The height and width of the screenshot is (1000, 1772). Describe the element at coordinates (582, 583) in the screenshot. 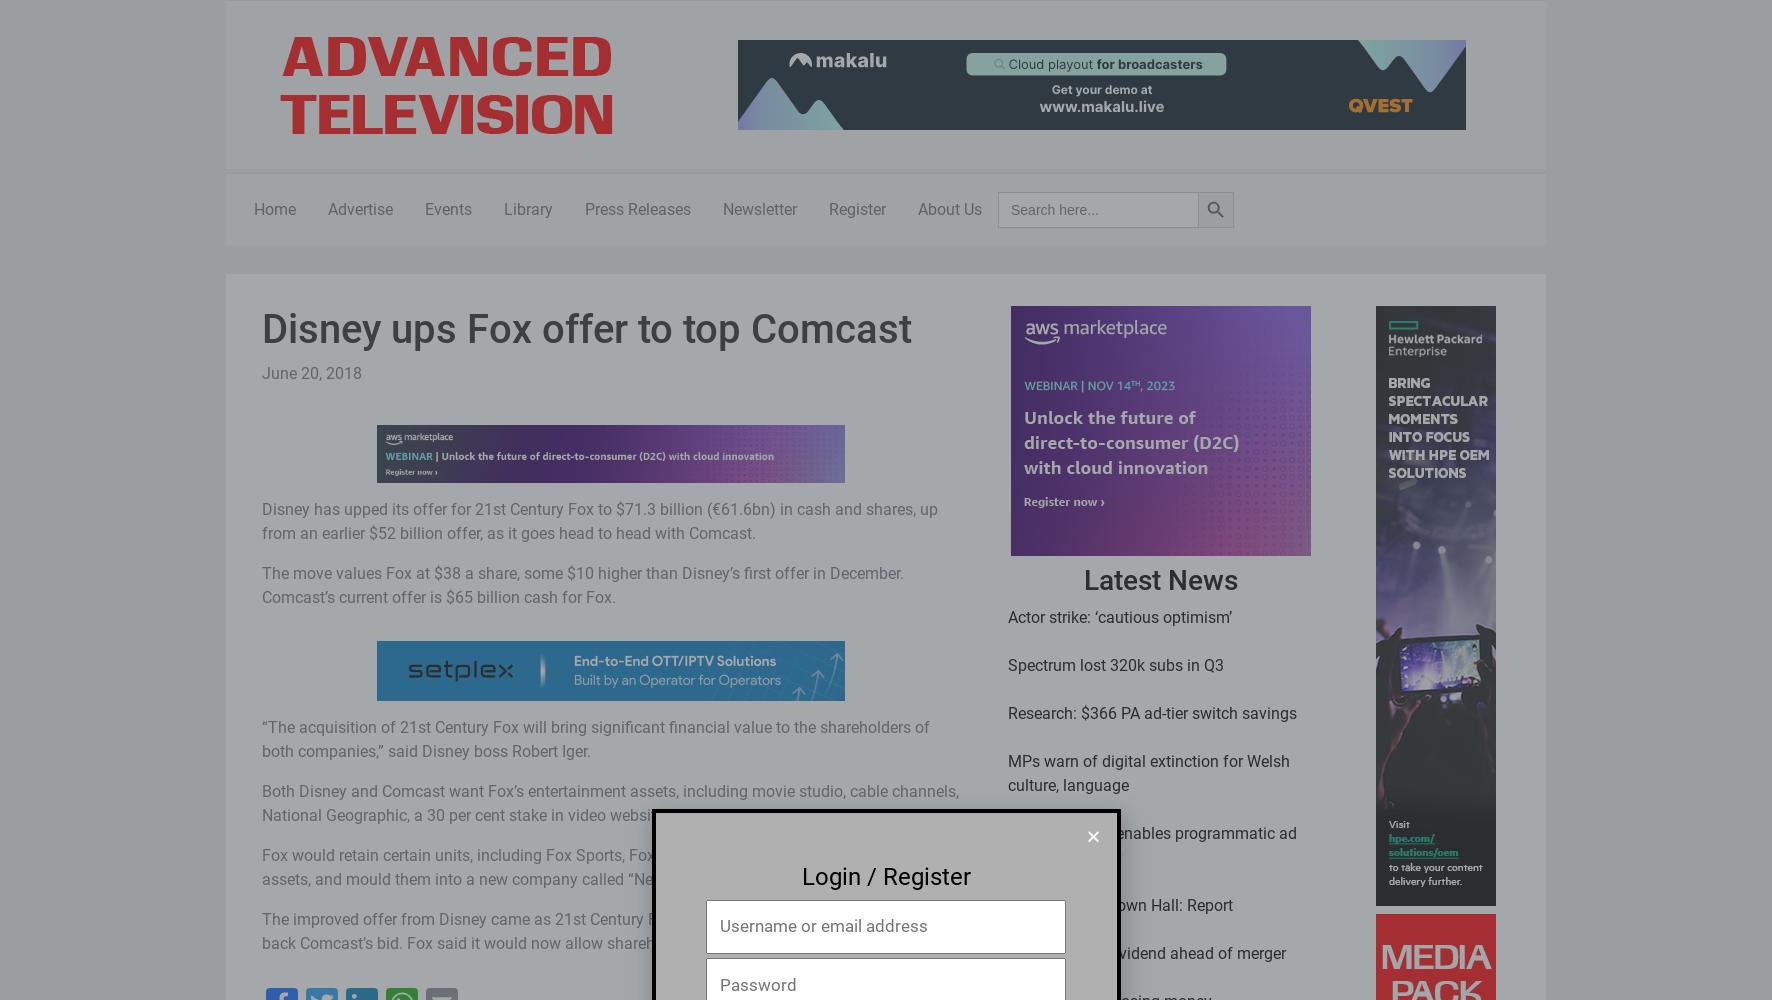

I see `'The move values Fox at $38 a share, some $10 higher than Disney’s first offer in December. Comcast’s current offer is $65 billion cash for Fox.'` at that location.